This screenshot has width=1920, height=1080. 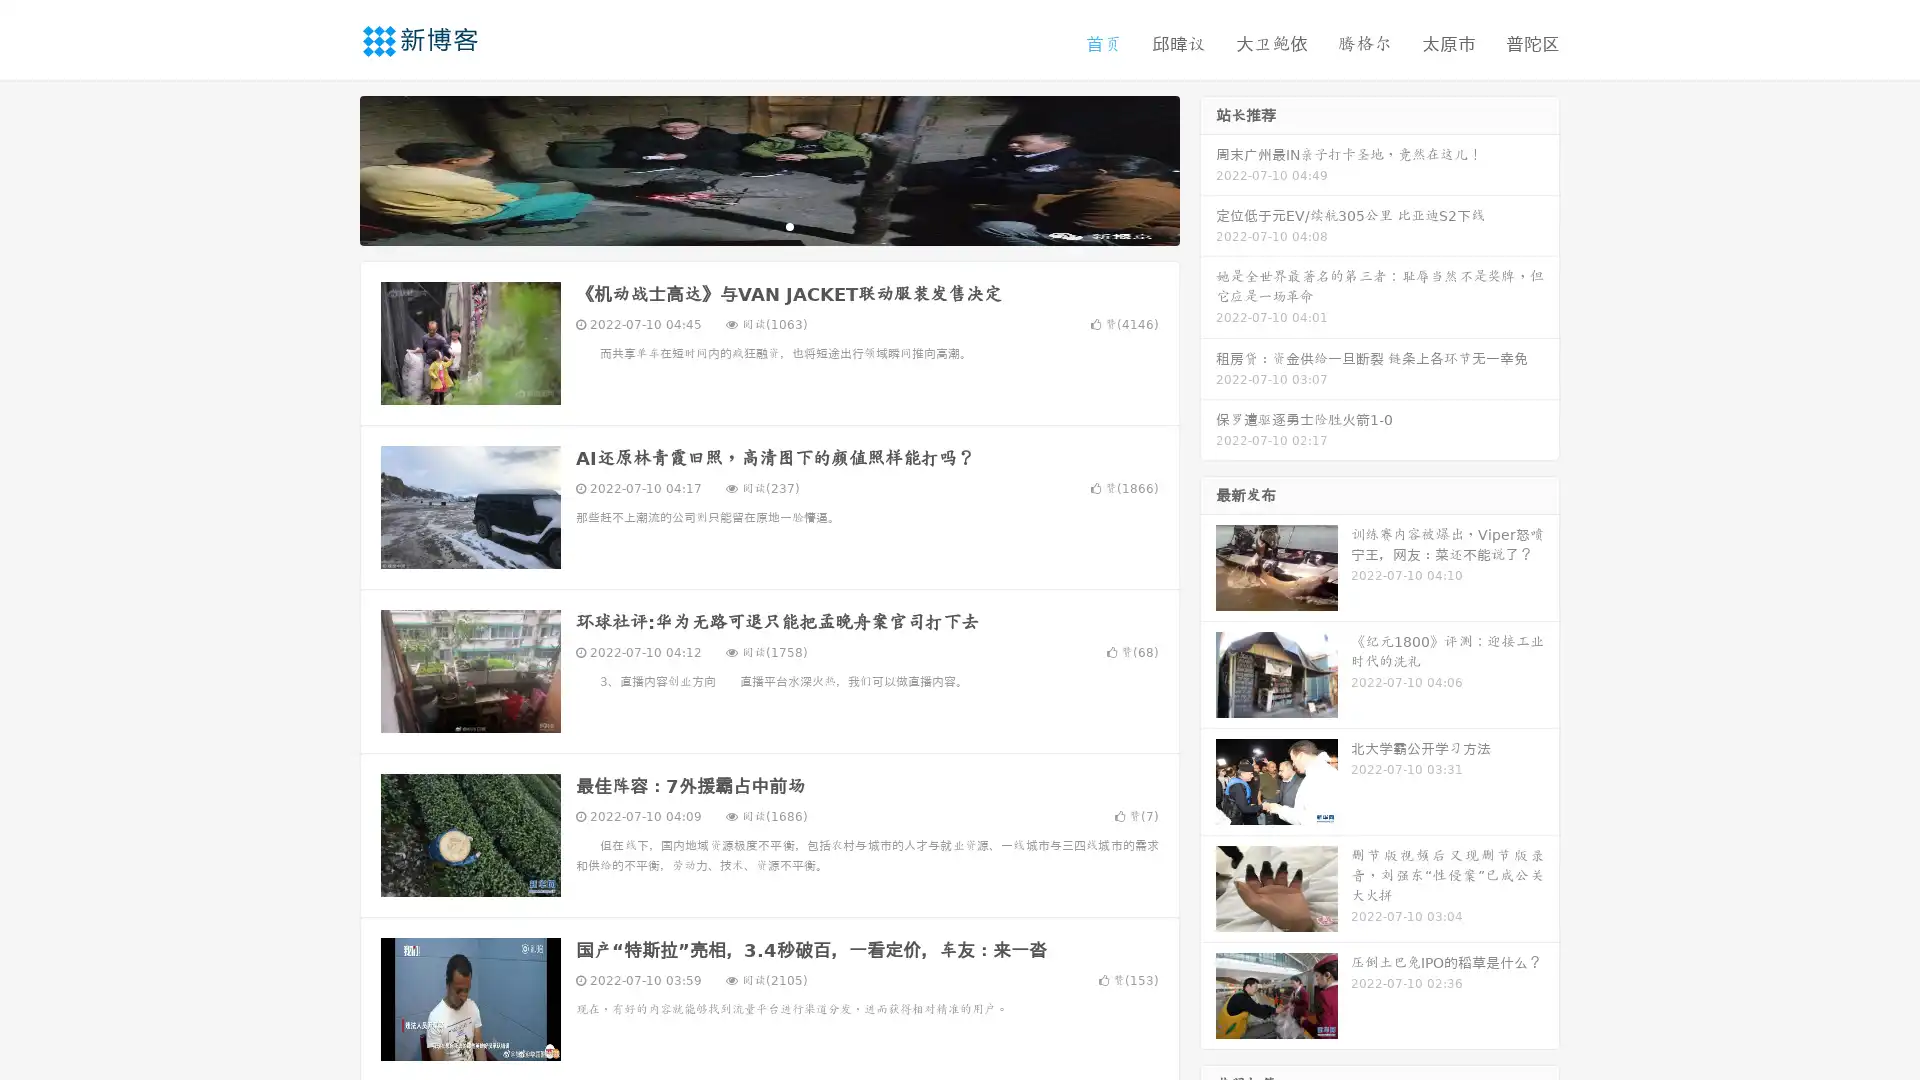 I want to click on Go to slide 2, so click(x=768, y=225).